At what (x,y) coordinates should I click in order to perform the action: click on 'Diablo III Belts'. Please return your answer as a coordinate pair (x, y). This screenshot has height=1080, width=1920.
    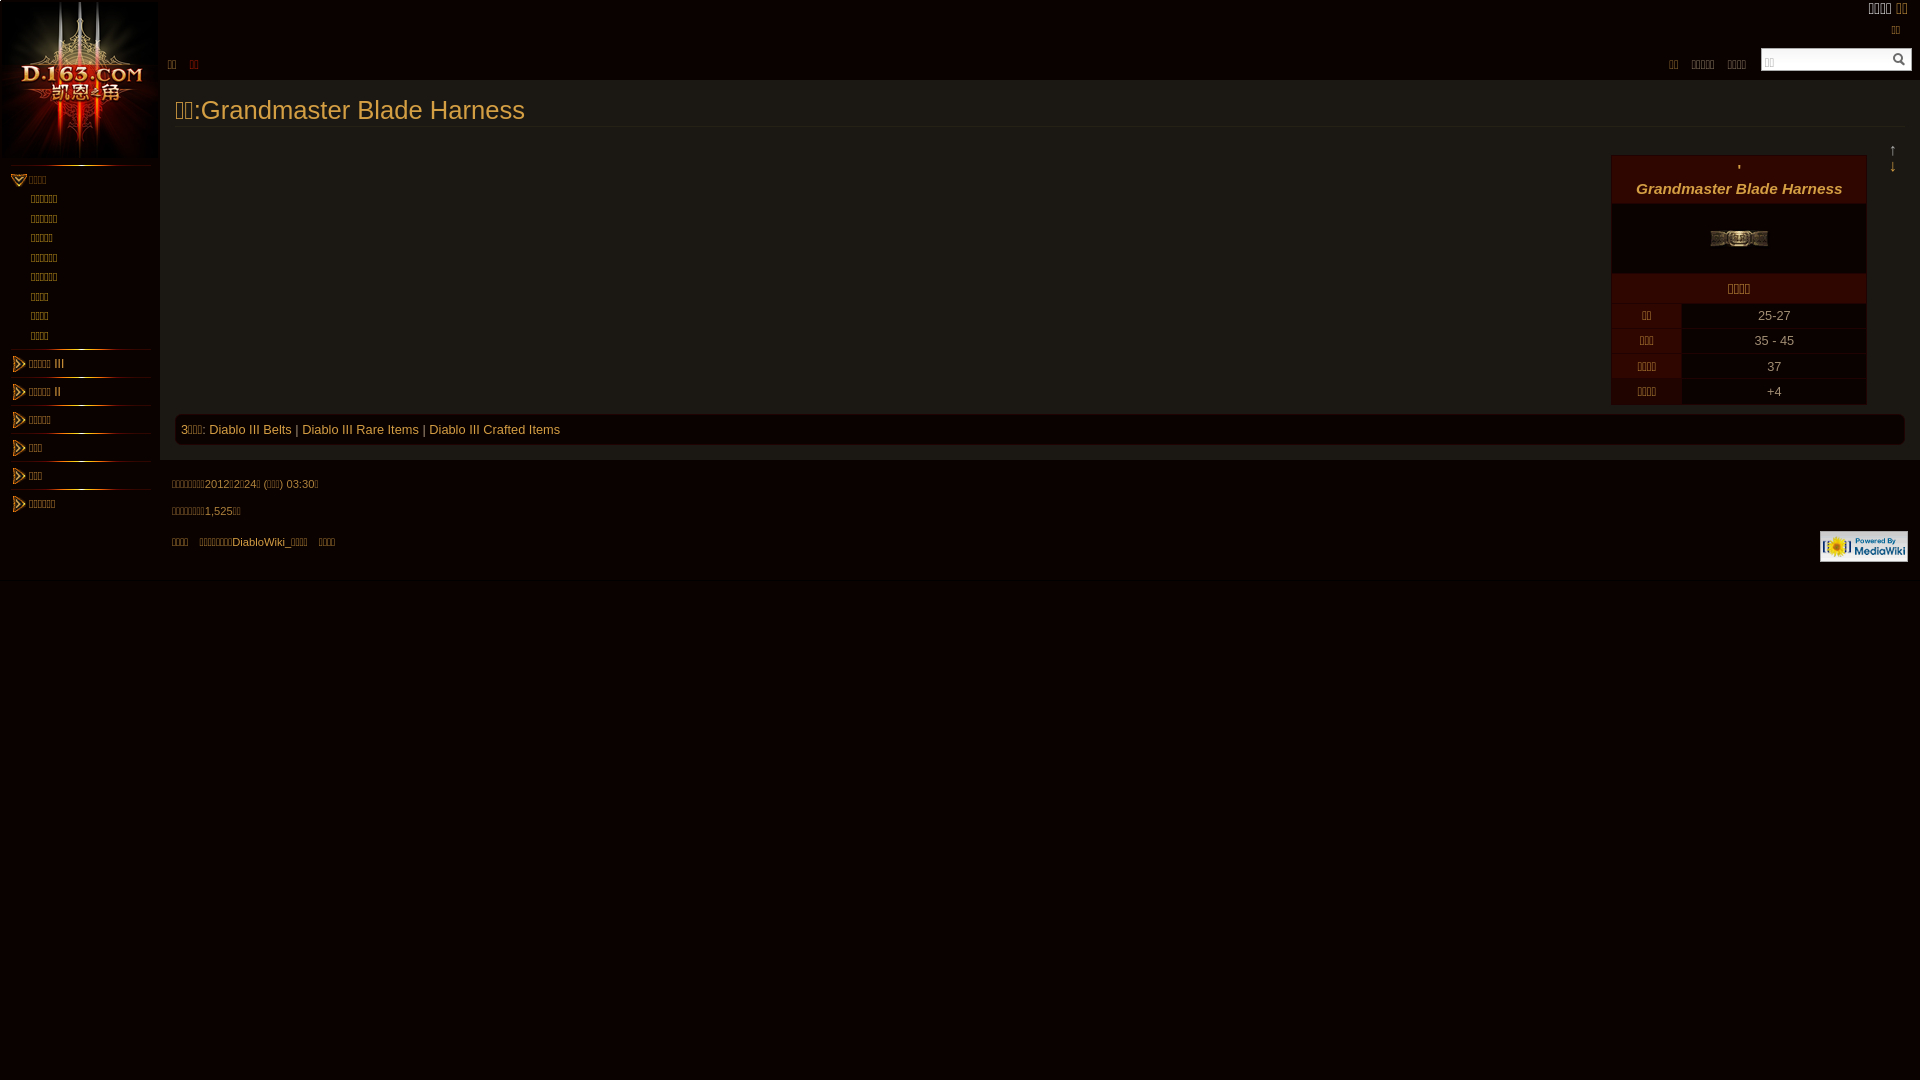
    Looking at the image, I should click on (249, 428).